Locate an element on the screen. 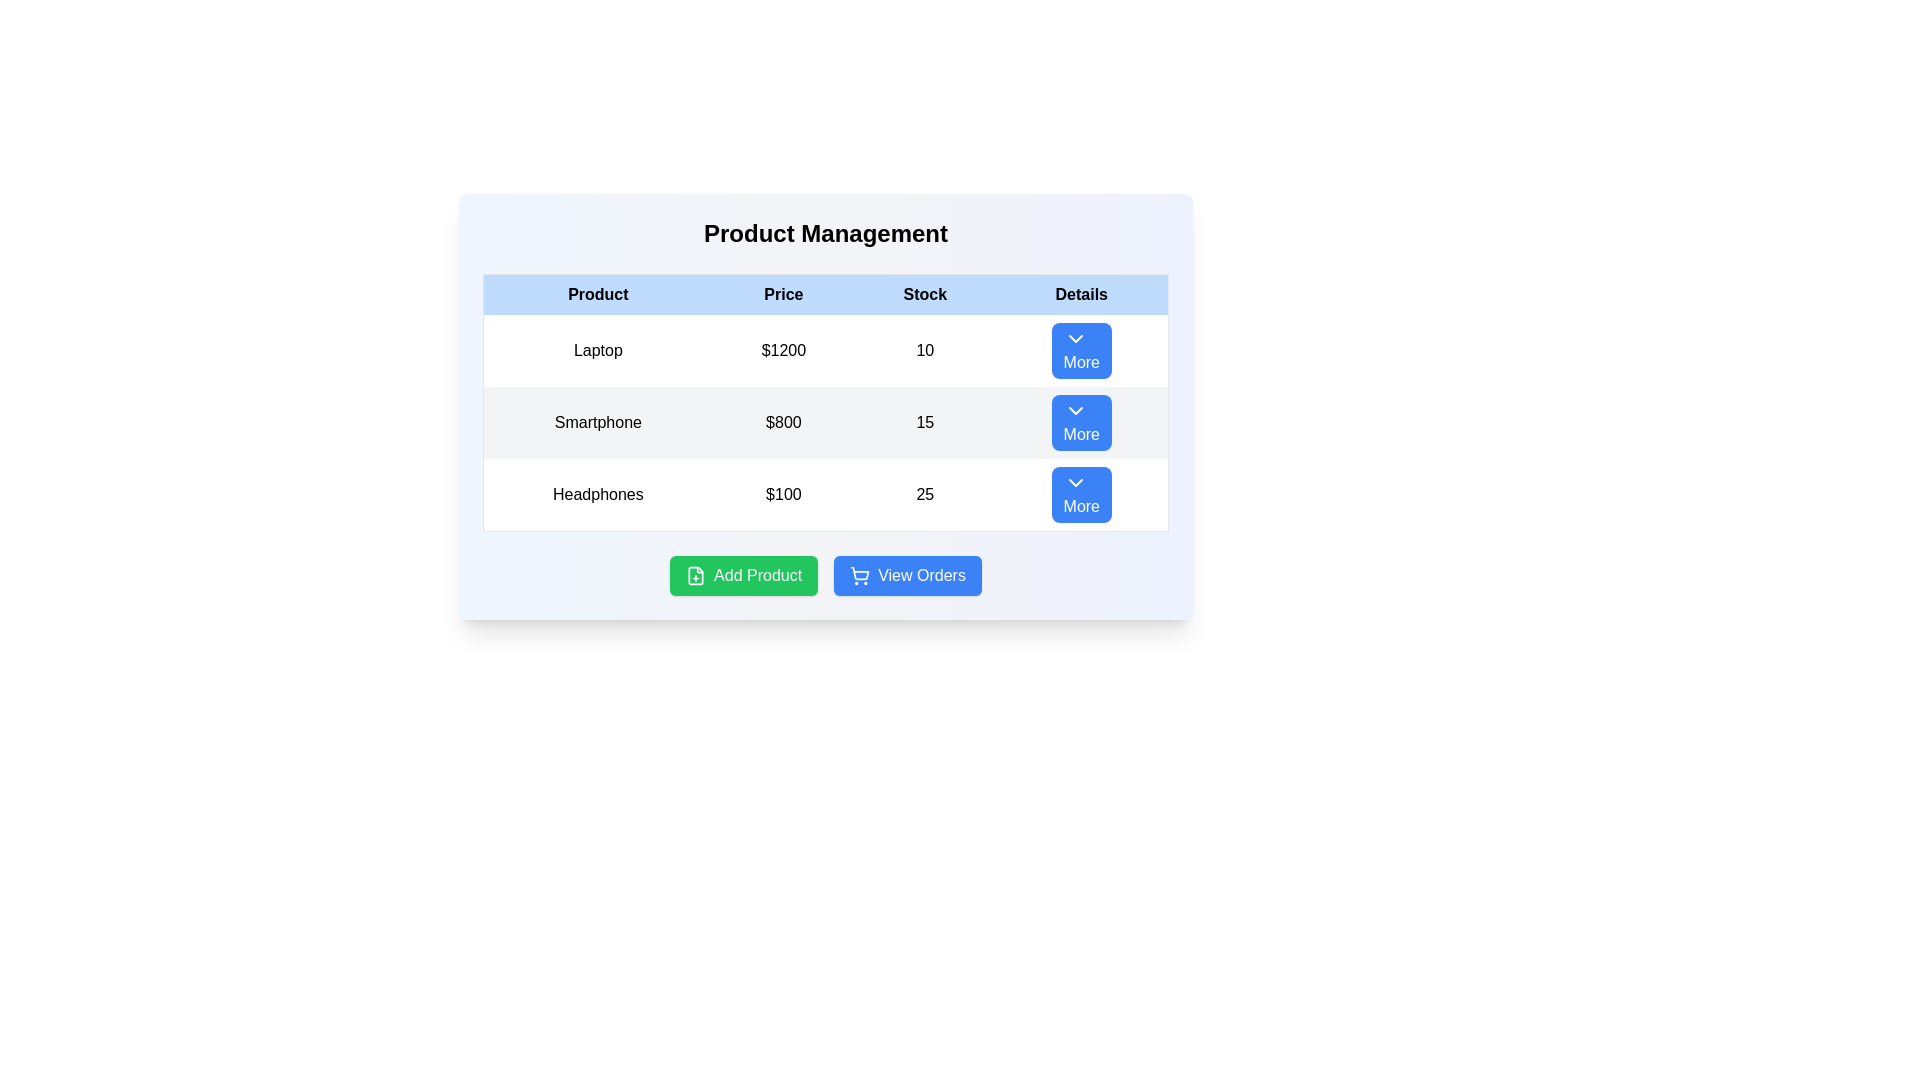 The image size is (1920, 1080). the Text label displaying '25' in the Stock column of the Headphones row is located at coordinates (924, 495).